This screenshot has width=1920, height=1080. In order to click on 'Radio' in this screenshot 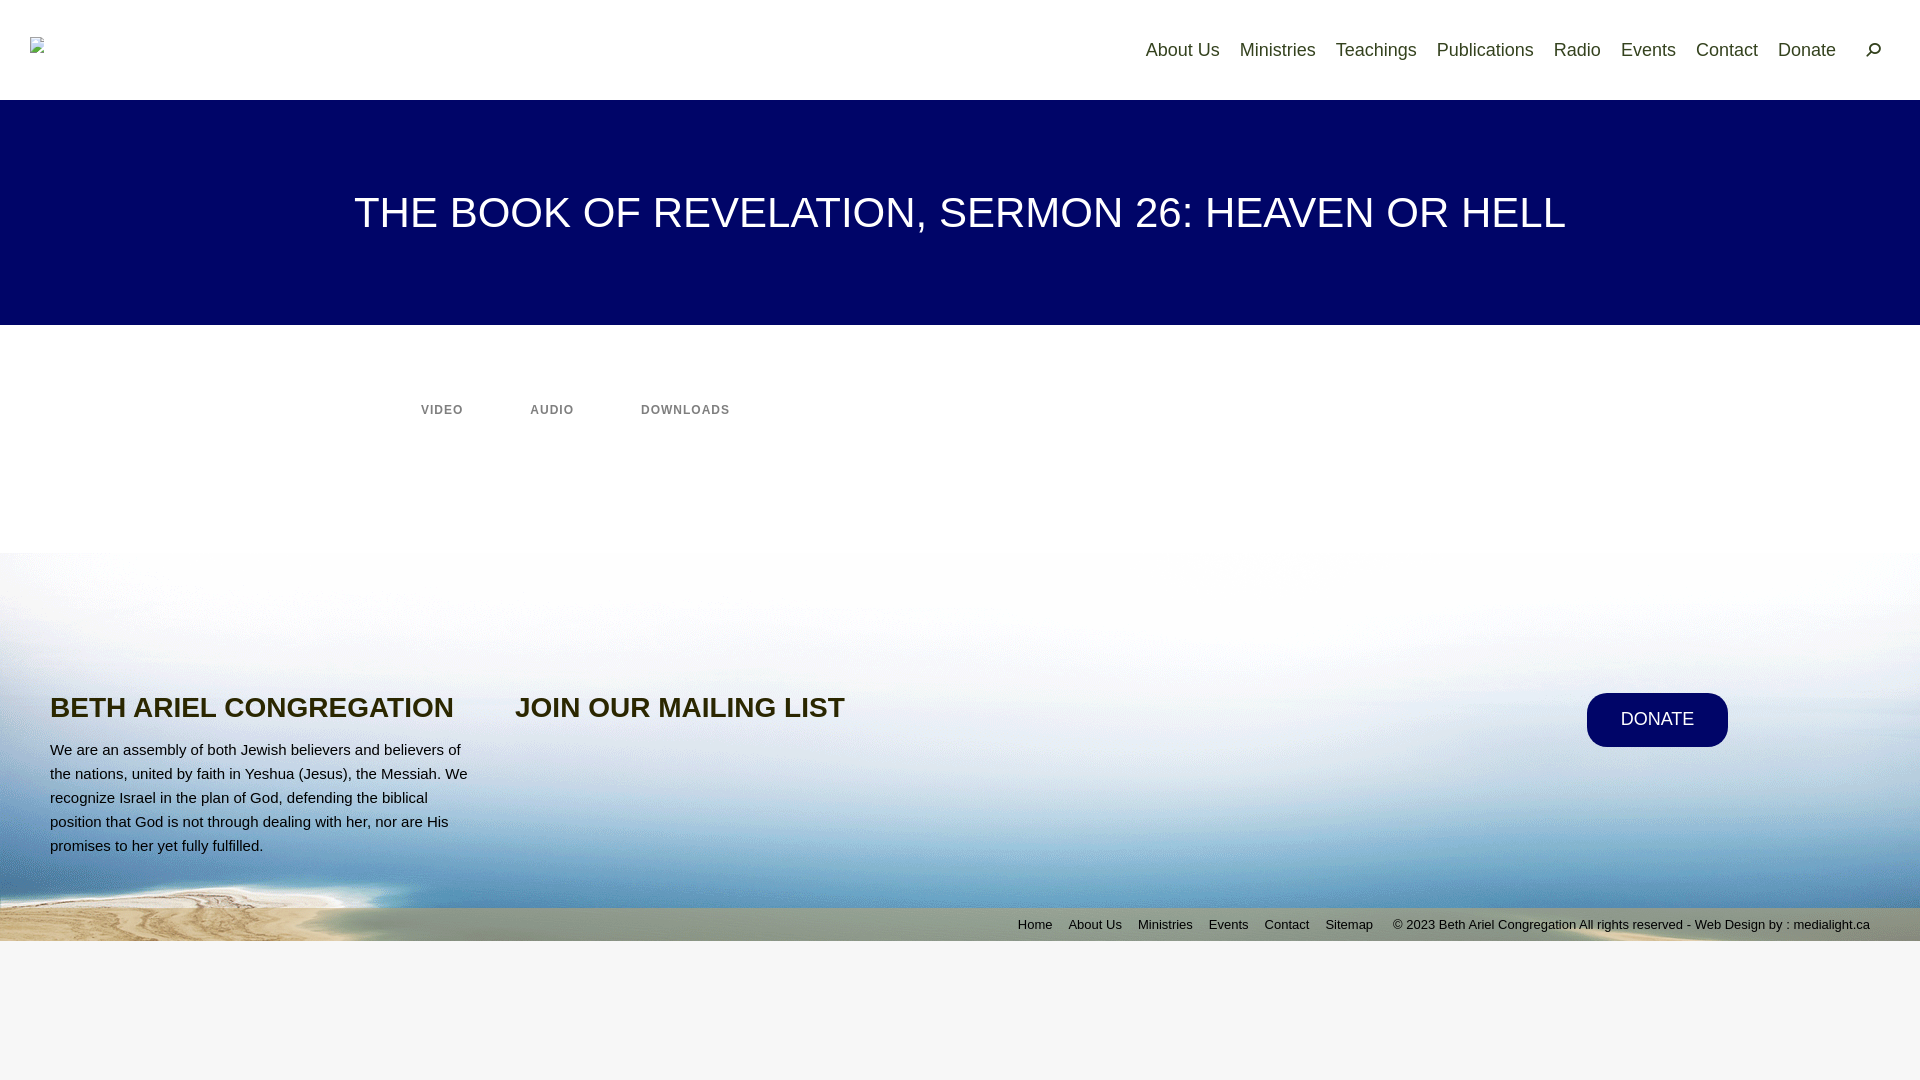, I will do `click(1576, 49)`.